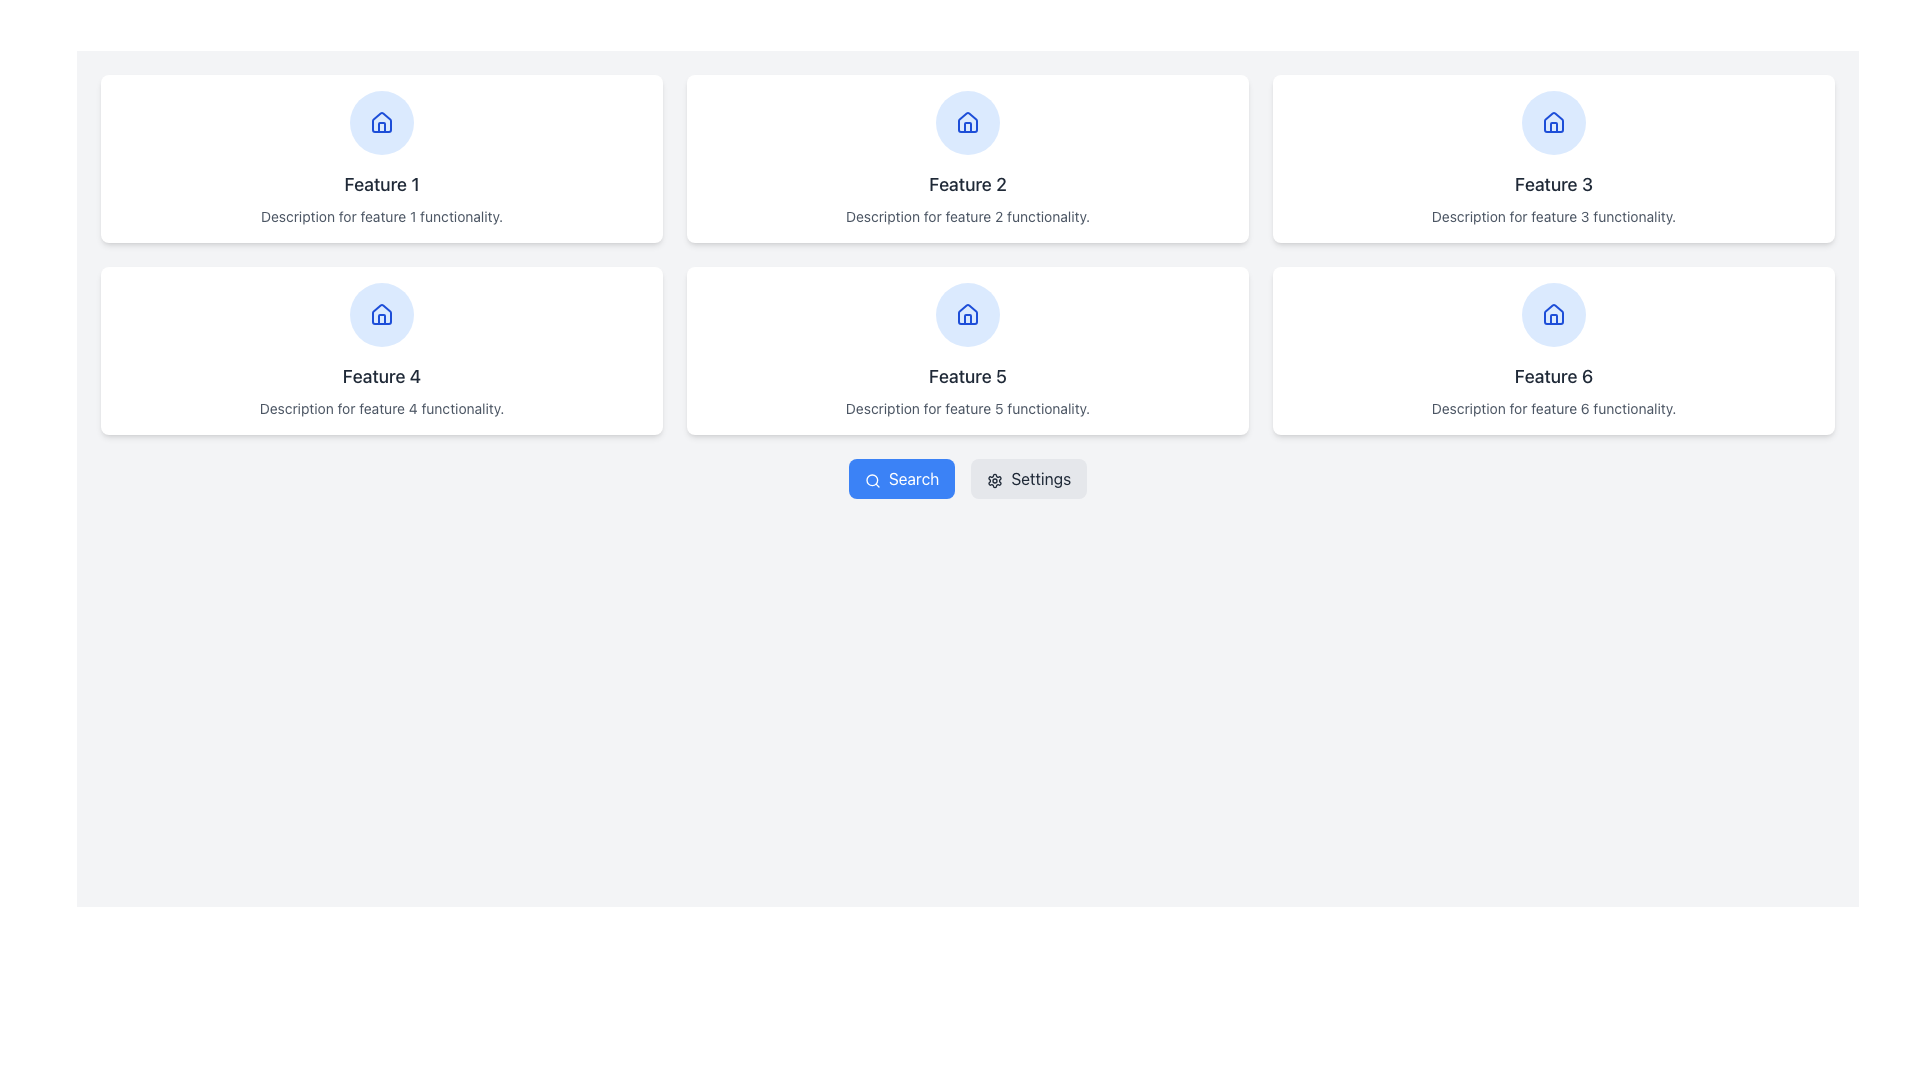  Describe the element at coordinates (1553, 185) in the screenshot. I see `the text label displaying the name or title of the 'Feature 3' card, which is the second line of text in the top-right corner of the grid layout` at that location.